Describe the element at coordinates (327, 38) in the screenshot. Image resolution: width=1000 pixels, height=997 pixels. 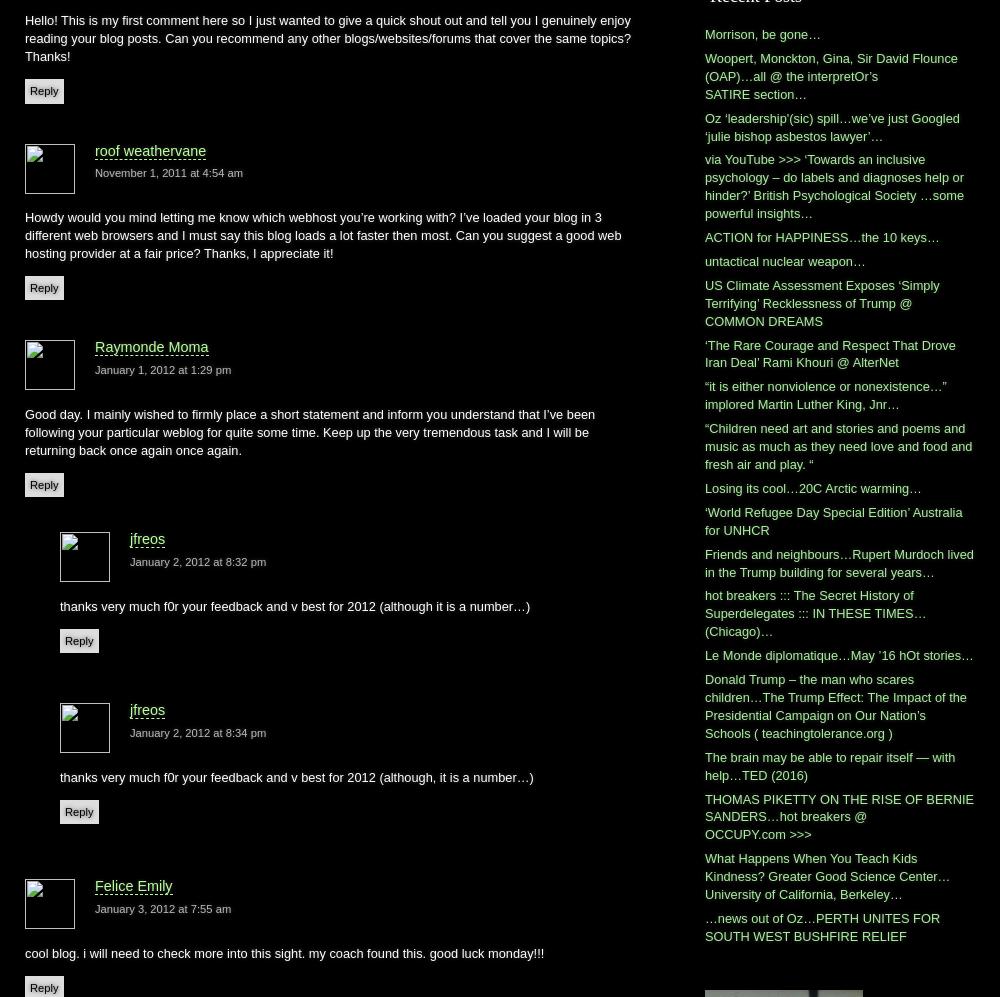
I see `'Hello! This is my first comment here so I just wanted to give a quick shout out and tell you I genuinely enjoy reading your blog posts. Can you recommend any other blogs/websites/forums that cover the same topics? Thanks!'` at that location.